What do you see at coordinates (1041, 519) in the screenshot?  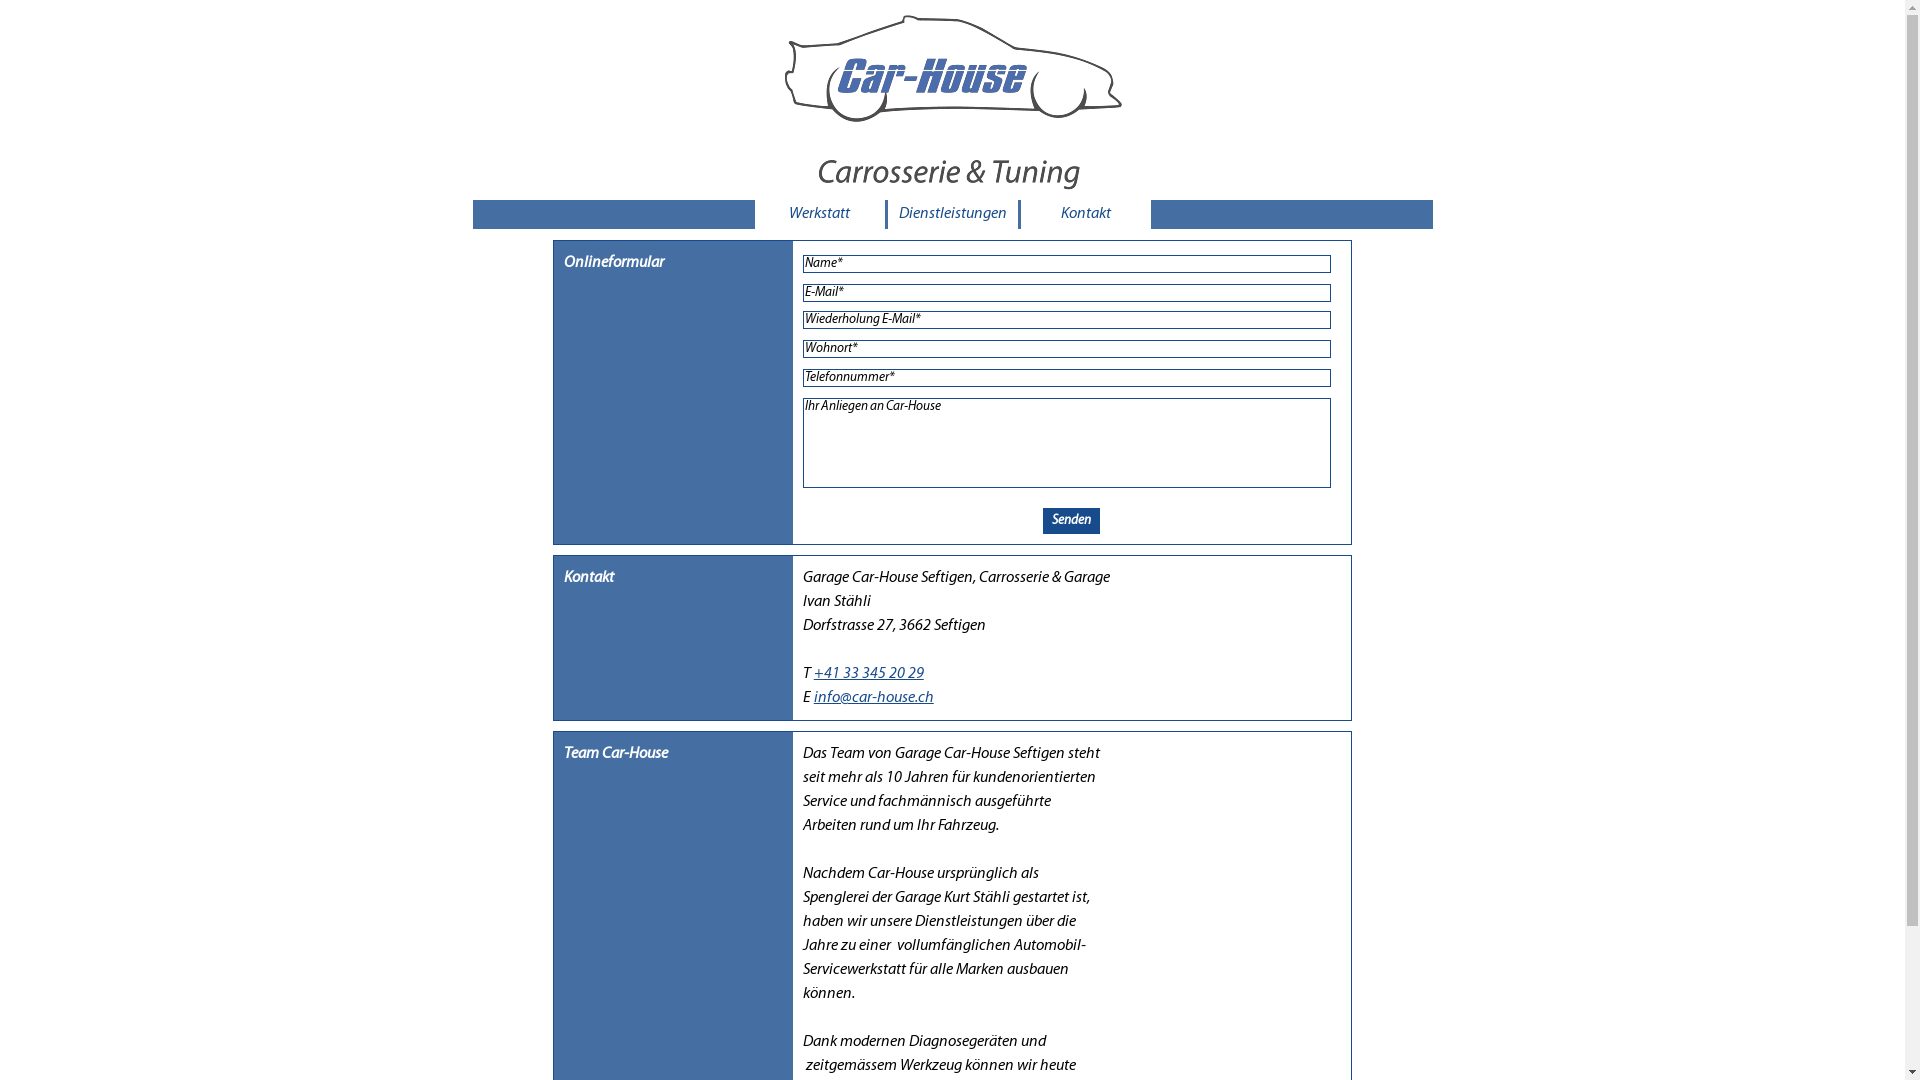 I see `'Senden'` at bounding box center [1041, 519].